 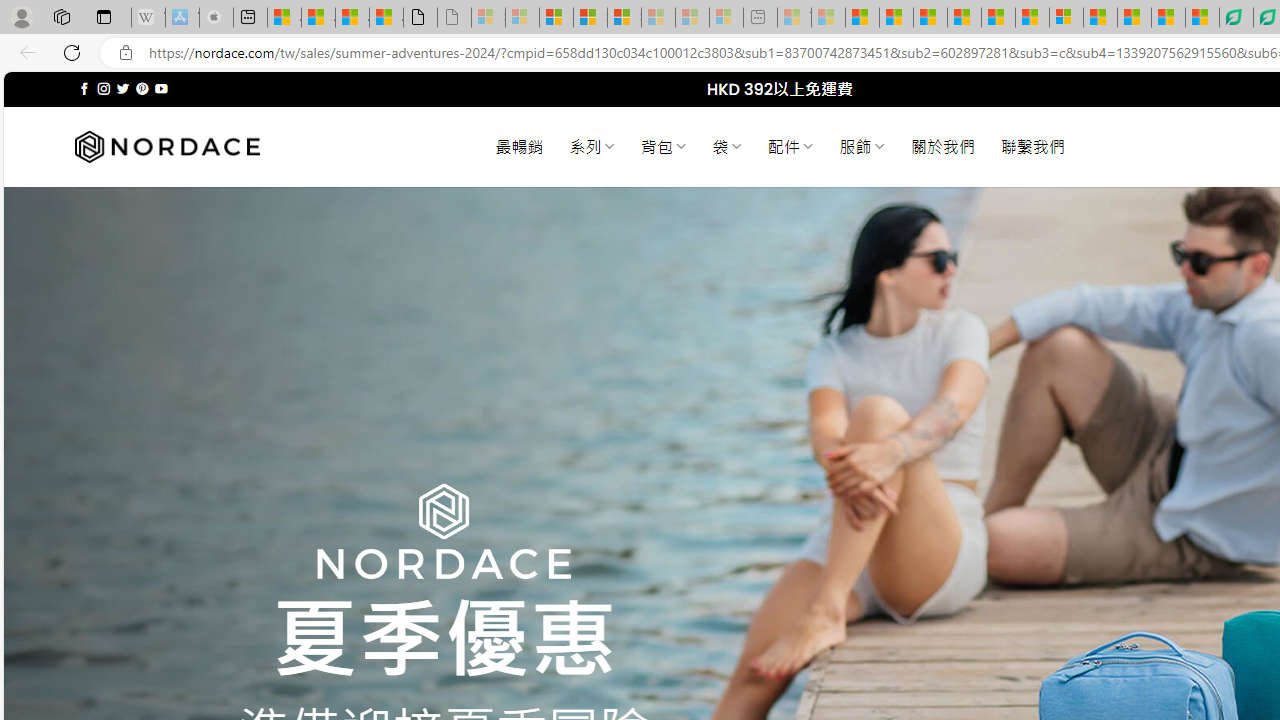 I want to click on 'New tab', so click(x=249, y=17).